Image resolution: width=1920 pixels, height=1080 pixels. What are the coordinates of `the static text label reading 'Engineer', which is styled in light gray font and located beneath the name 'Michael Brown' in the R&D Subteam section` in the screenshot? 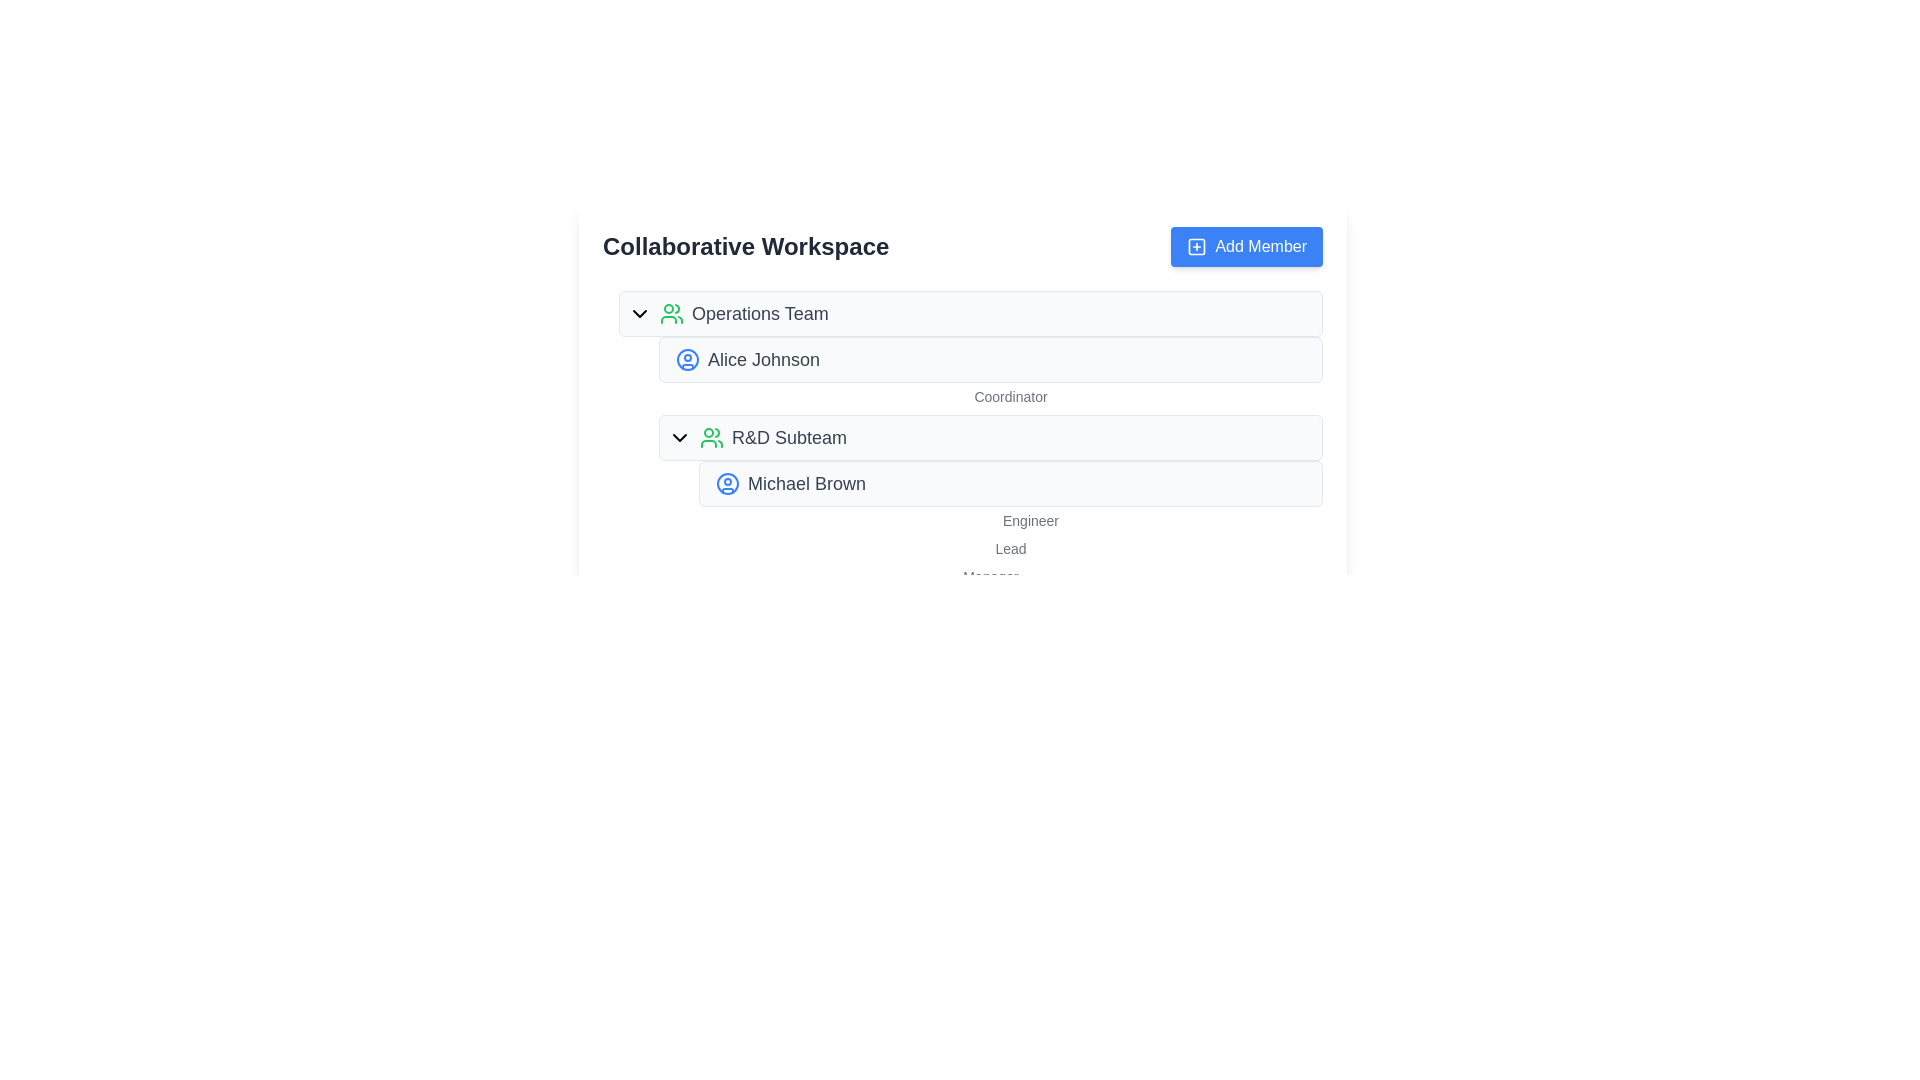 It's located at (1031, 519).